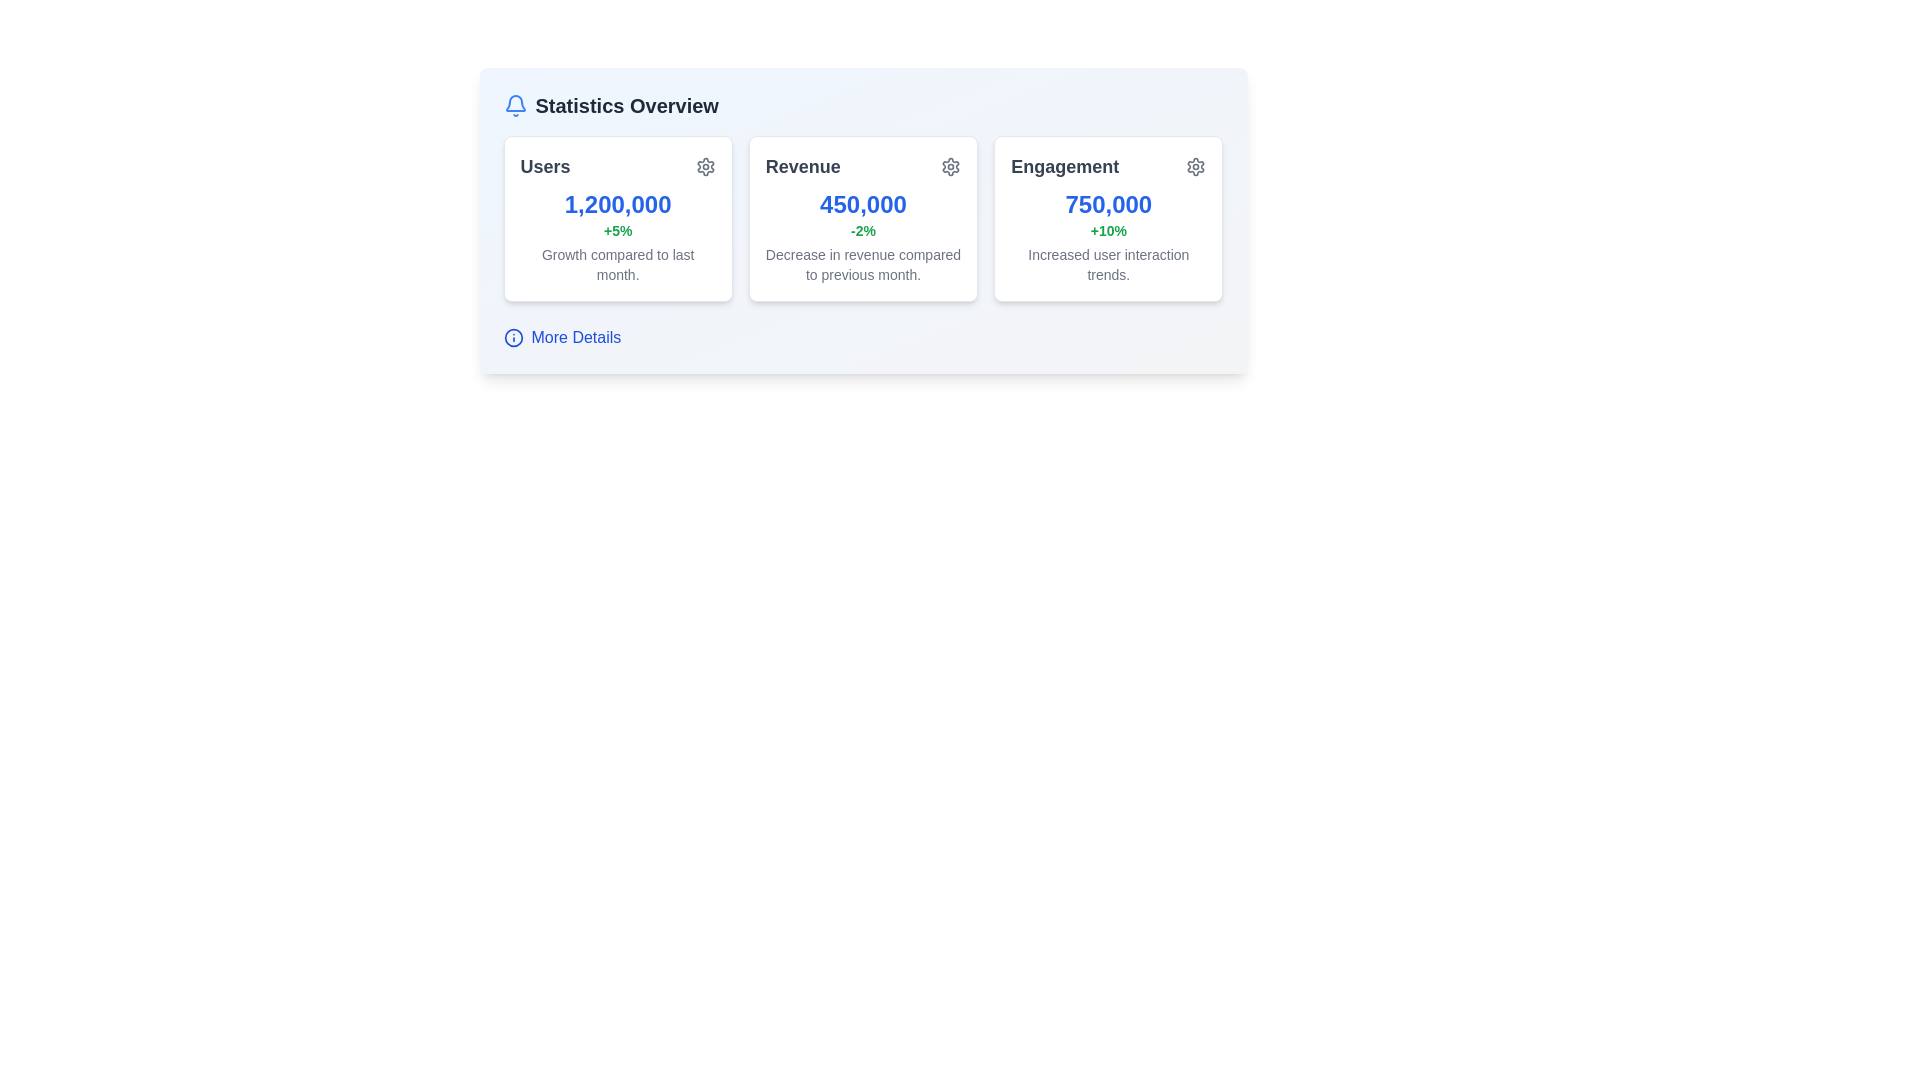  Describe the element at coordinates (1064, 165) in the screenshot. I see `the descriptive title text label located at the top left of the third card in the 'Statistics Overview' section, which helps identify the card's metric or category` at that location.